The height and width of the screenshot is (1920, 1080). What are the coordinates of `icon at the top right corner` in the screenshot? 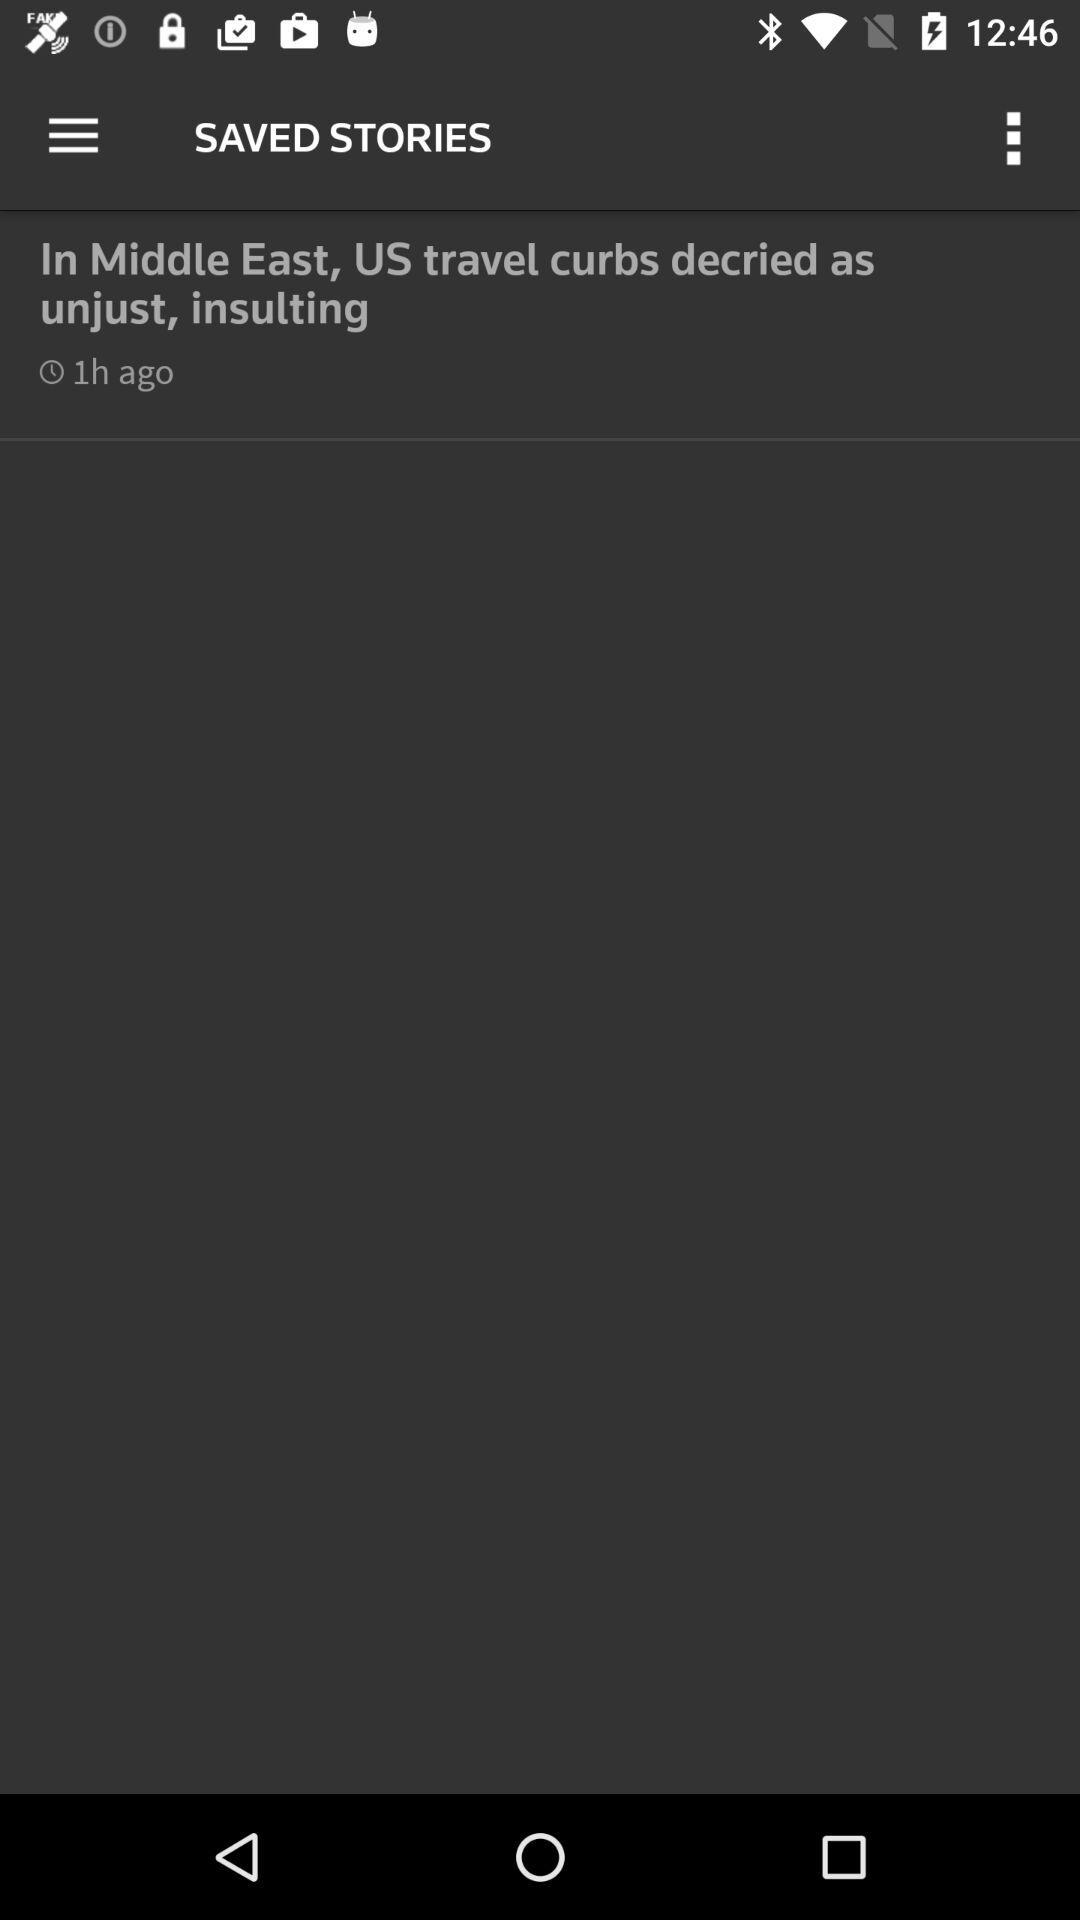 It's located at (1017, 135).